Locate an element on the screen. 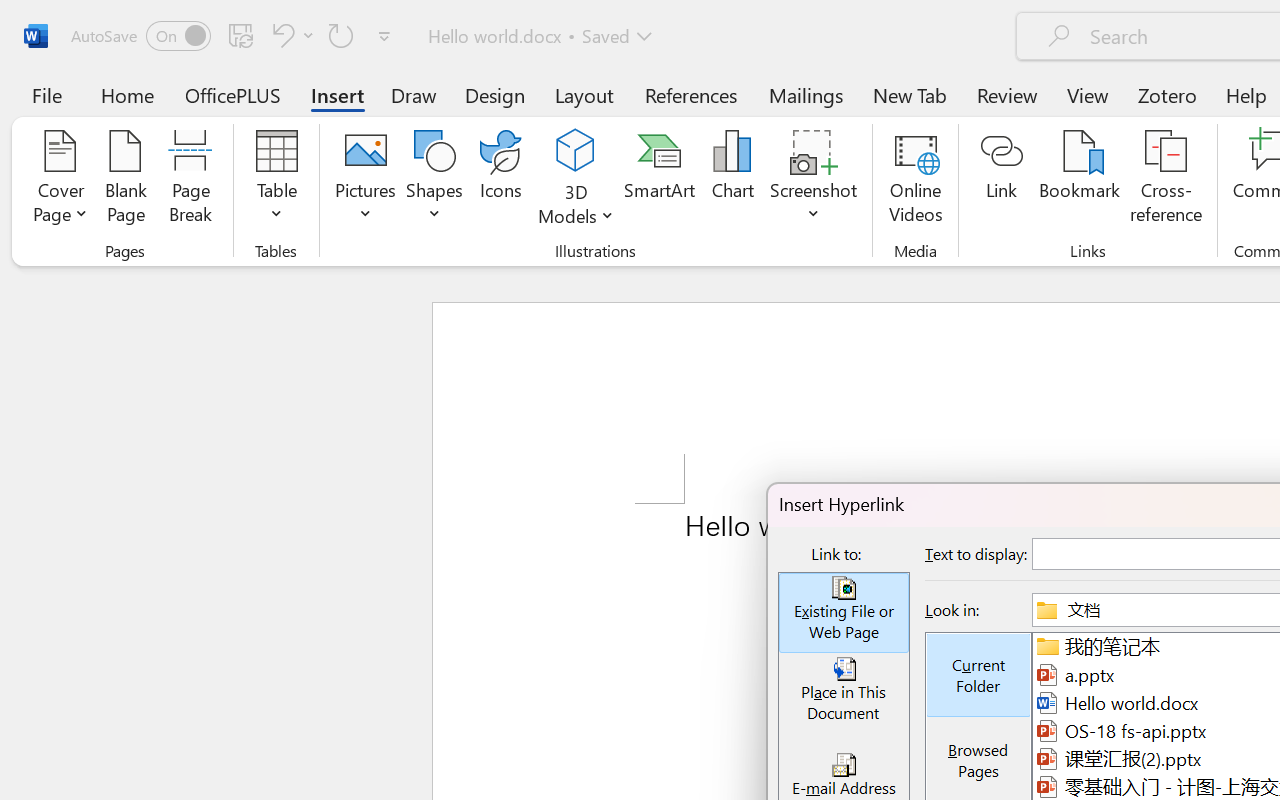  'Quick Access Toolbar' is located at coordinates (234, 35).